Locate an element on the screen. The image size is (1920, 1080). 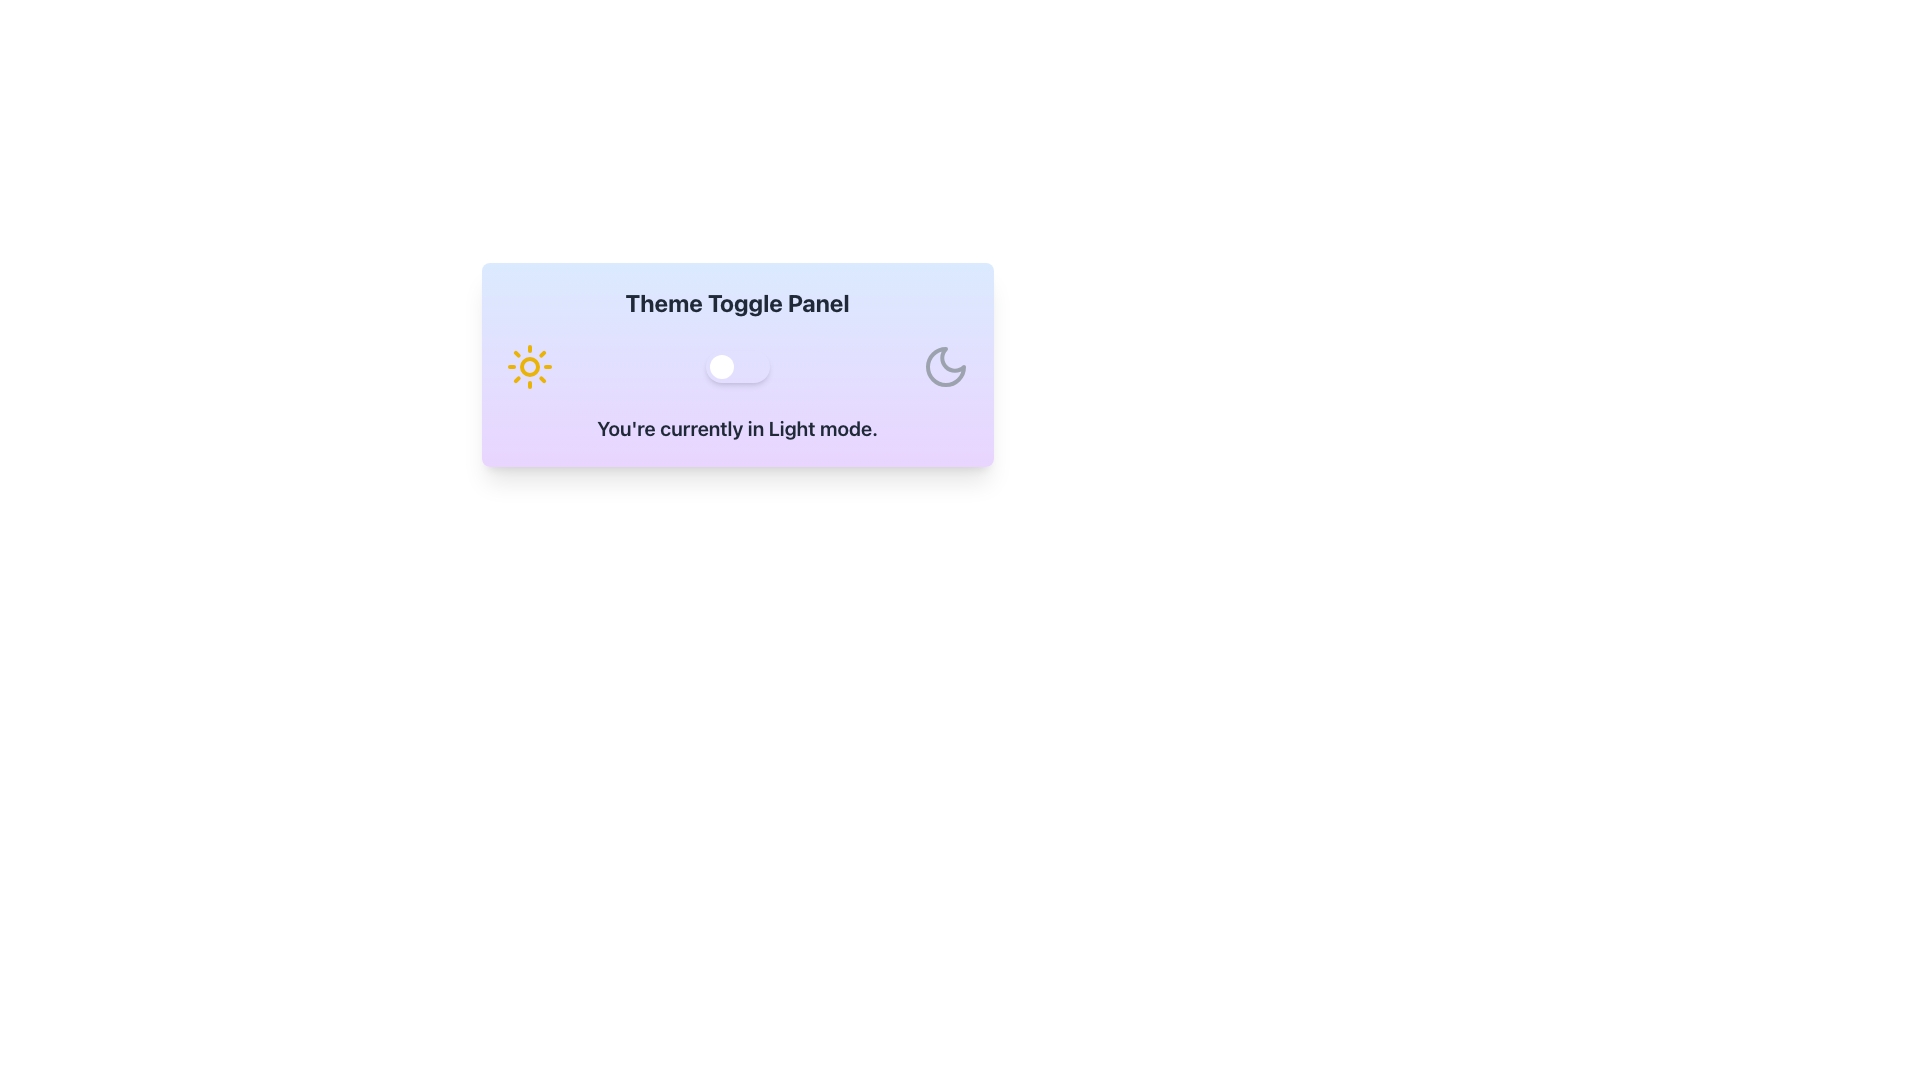
the light mode icon located in the top-left corner of the 'Theme Toggle Panel' for interaction is located at coordinates (529, 366).